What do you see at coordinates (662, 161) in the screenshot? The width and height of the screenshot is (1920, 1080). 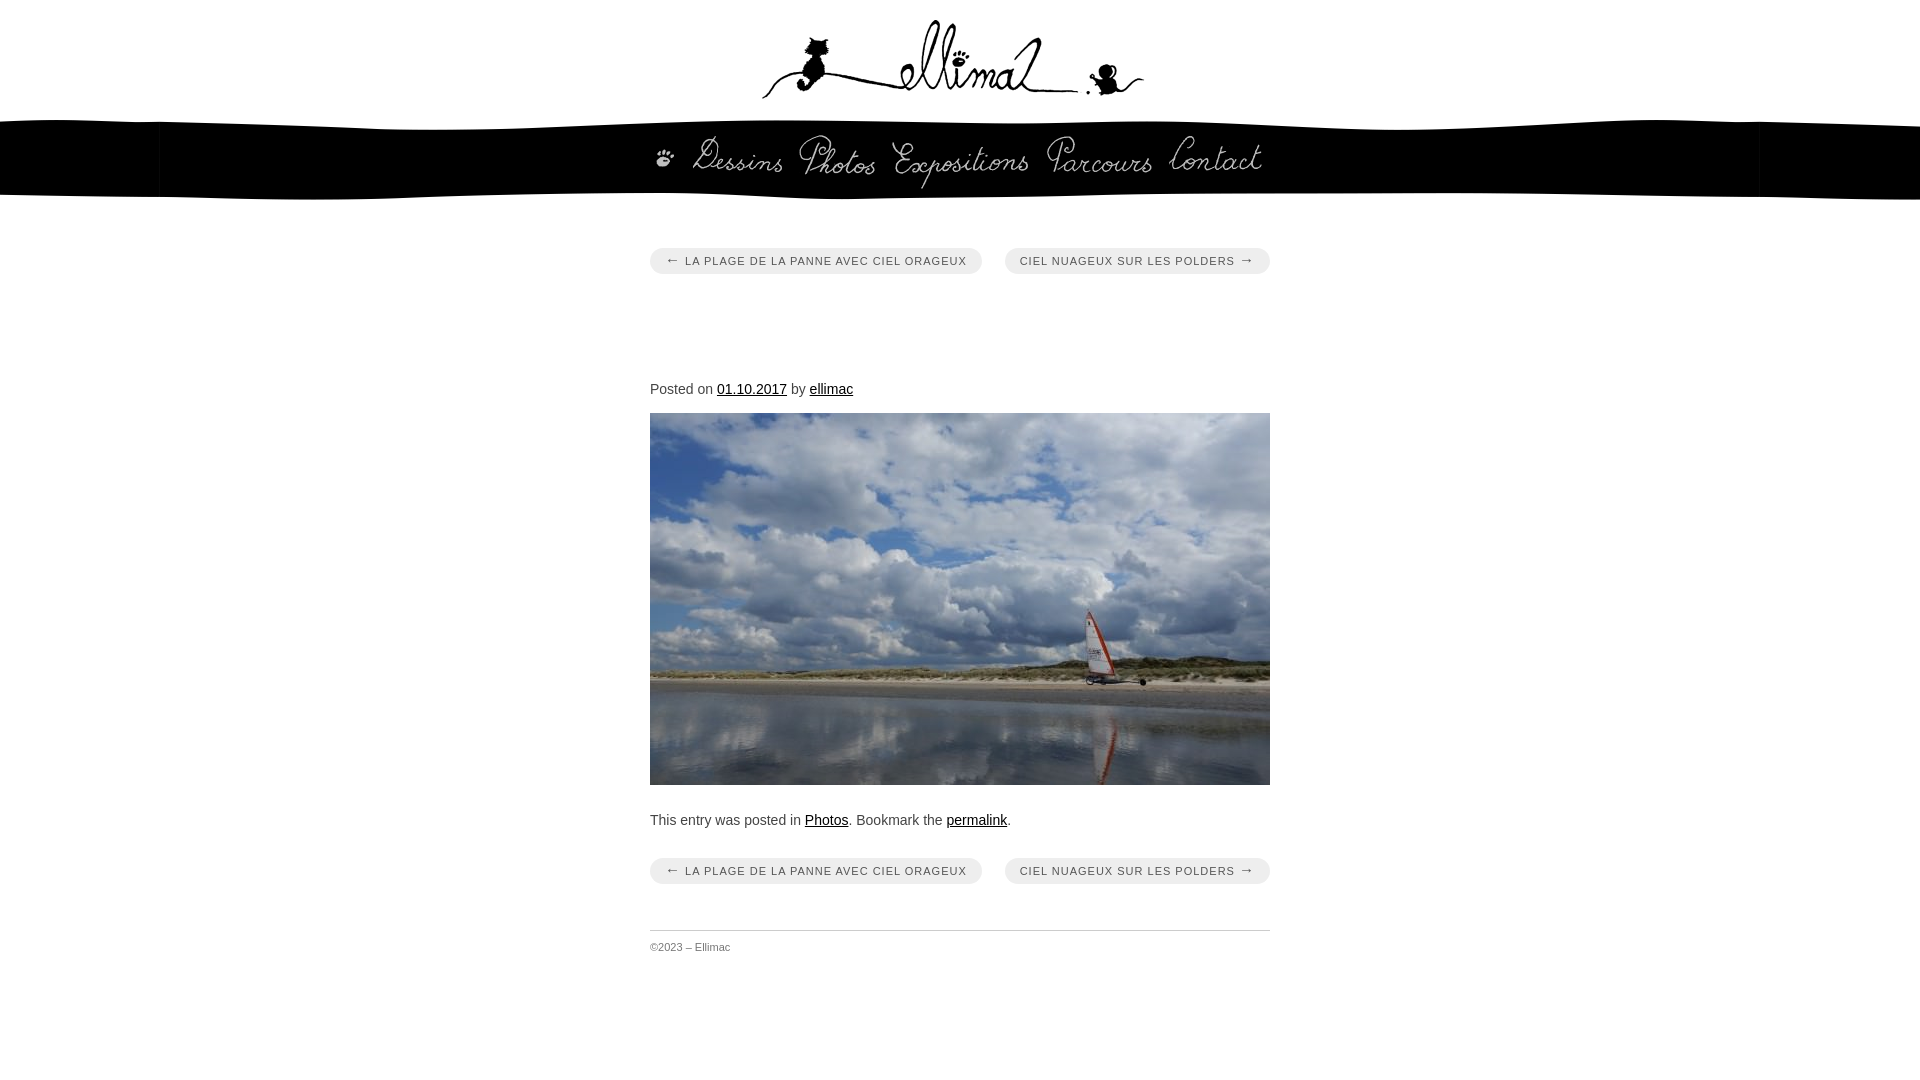 I see `'Home'` at bounding box center [662, 161].